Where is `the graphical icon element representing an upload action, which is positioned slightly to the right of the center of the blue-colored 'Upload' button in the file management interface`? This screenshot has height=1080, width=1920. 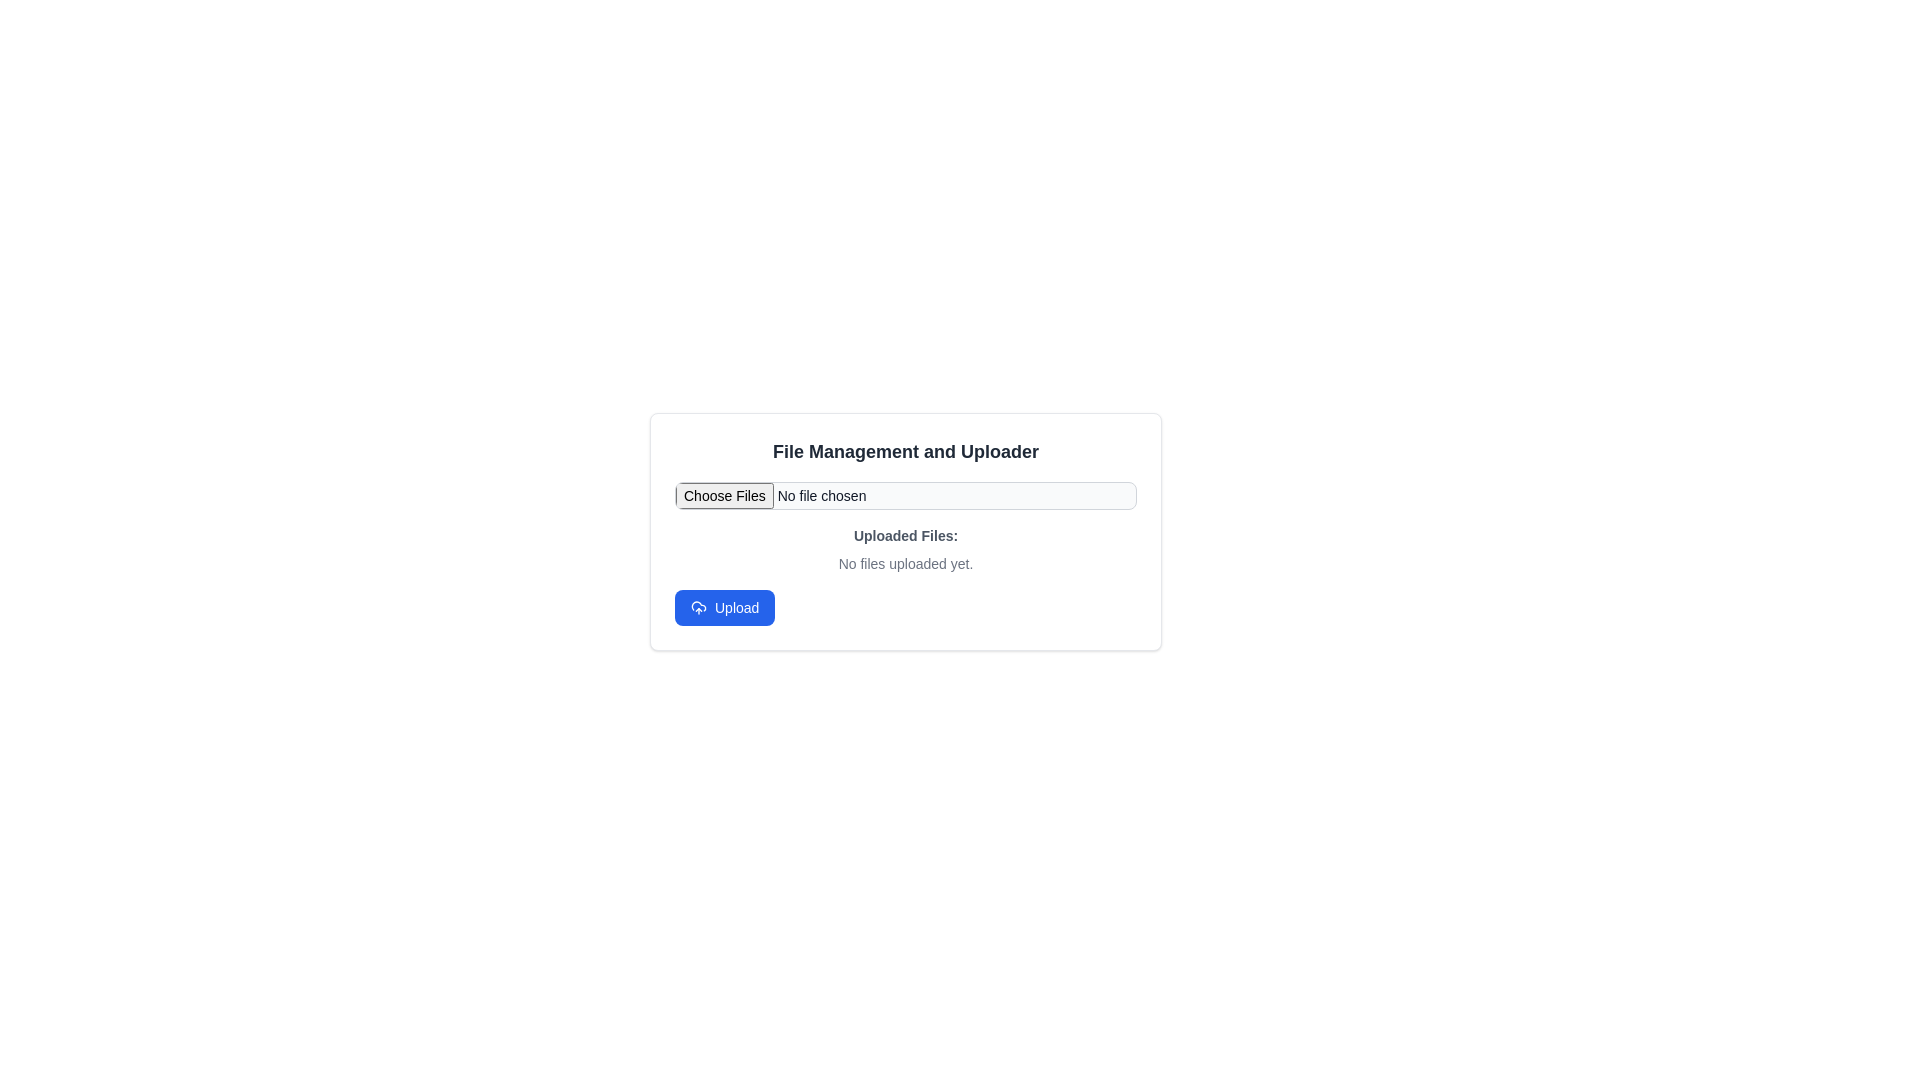
the graphical icon element representing an upload action, which is positioned slightly to the right of the center of the blue-colored 'Upload' button in the file management interface is located at coordinates (699, 605).